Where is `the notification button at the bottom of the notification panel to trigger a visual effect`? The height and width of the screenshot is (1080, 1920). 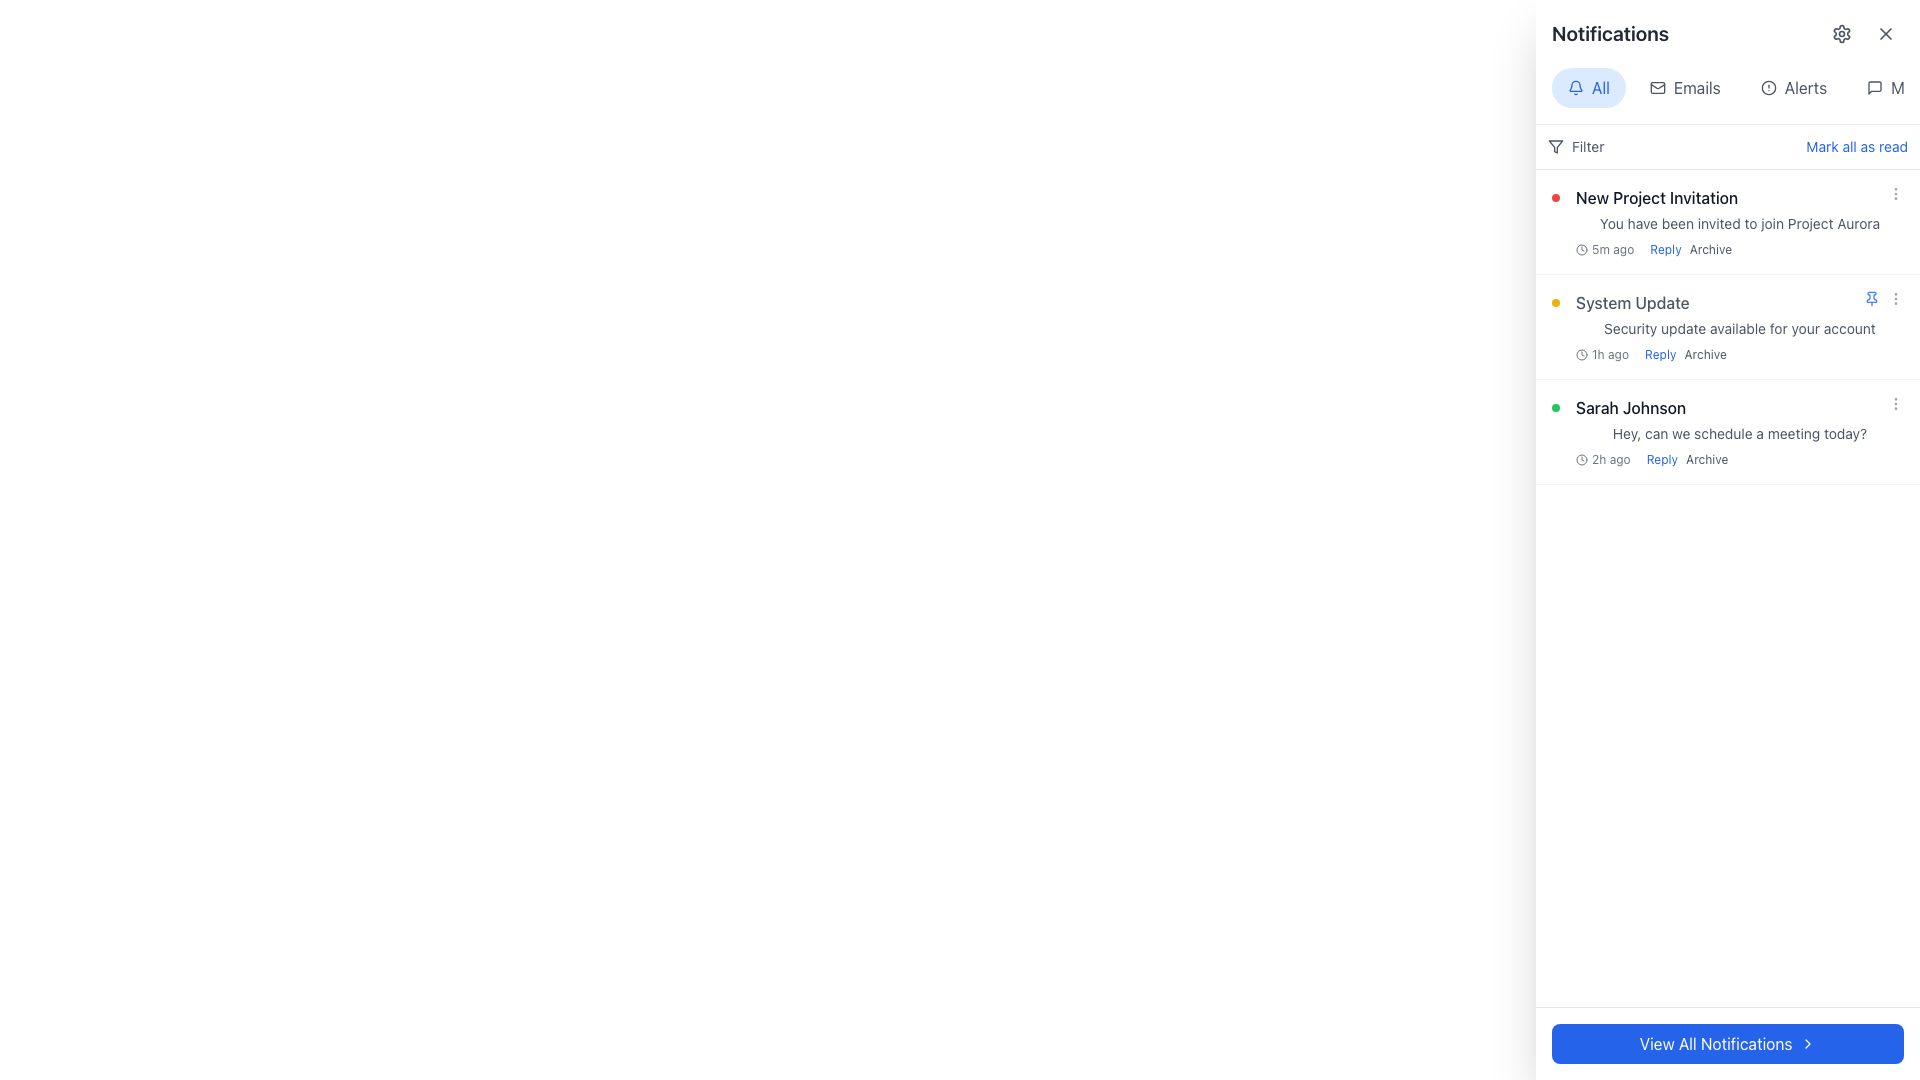
the notification button at the bottom of the notification panel to trigger a visual effect is located at coordinates (1727, 1043).